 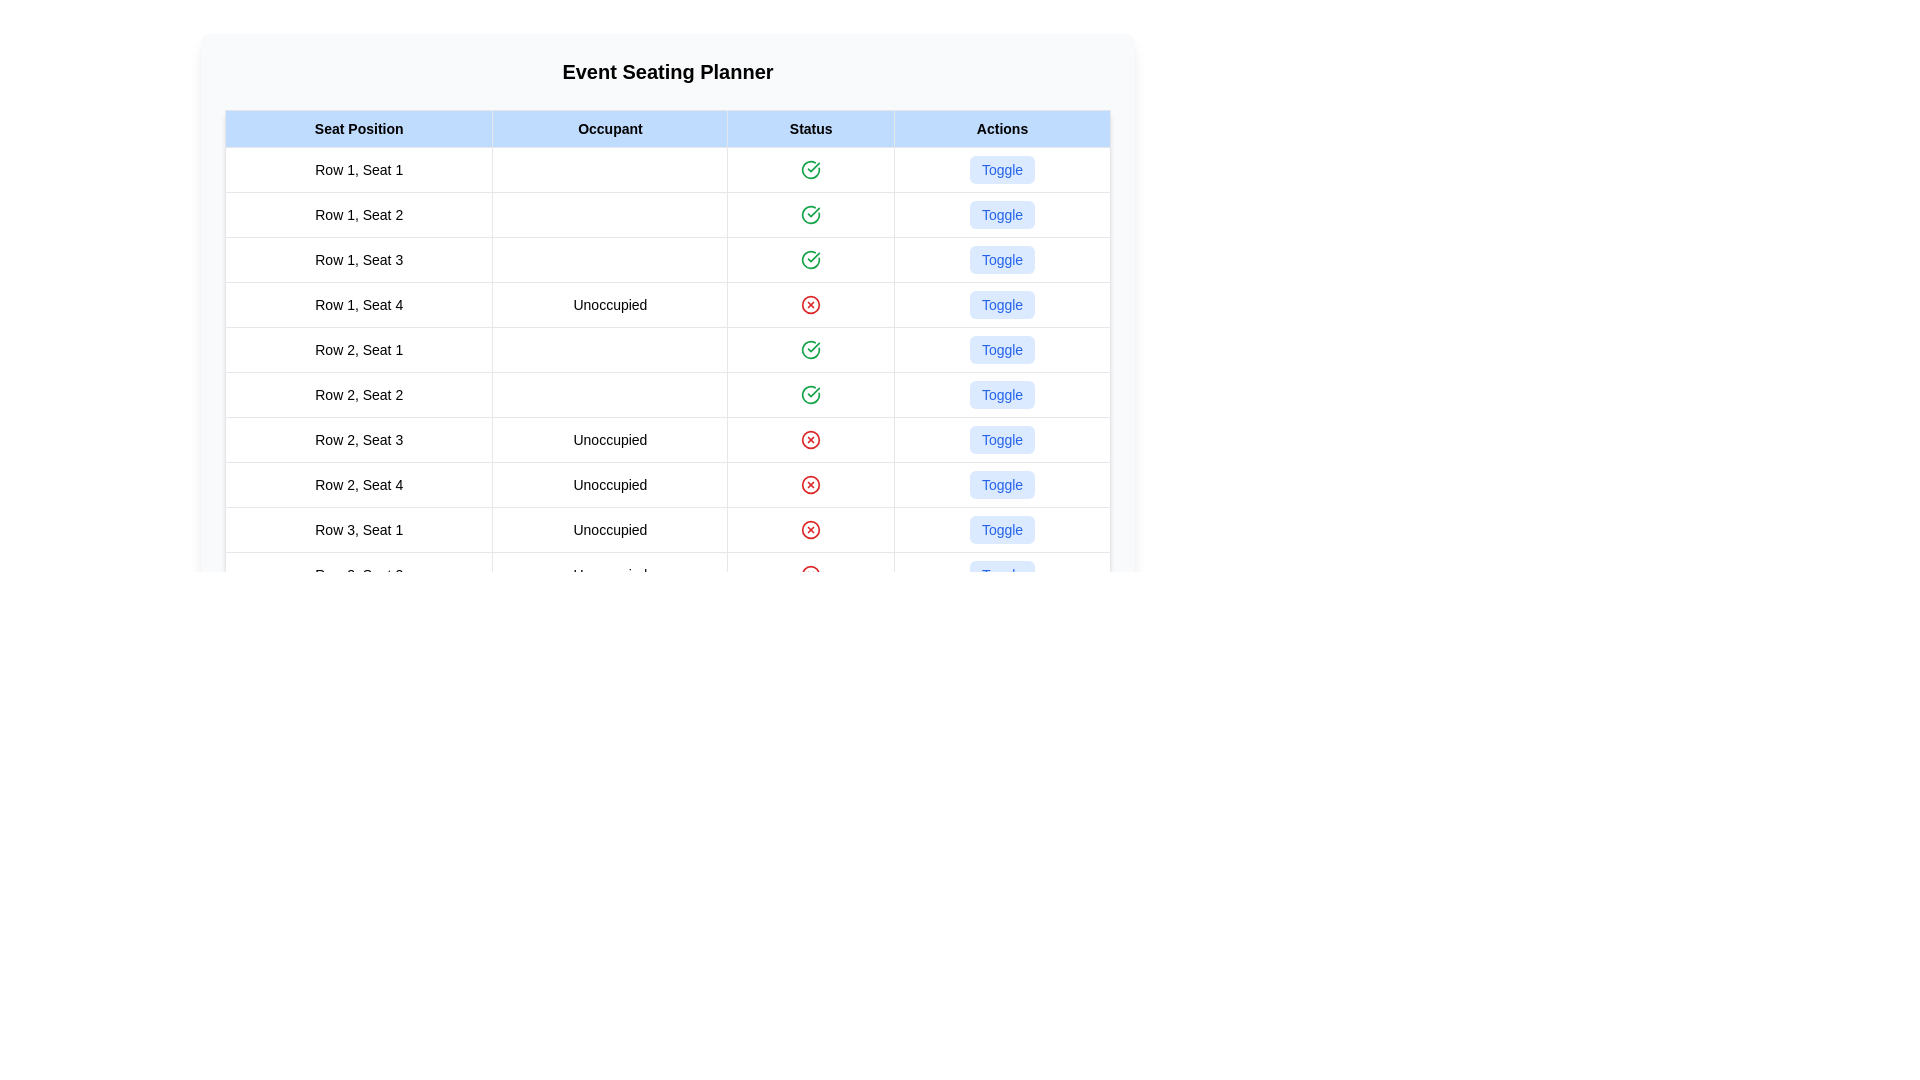 What do you see at coordinates (359, 304) in the screenshot?
I see `the Table cell that identifies 'Row 1, Seat 4' in the event seating plan, located under the 'Seat Position' column` at bounding box center [359, 304].